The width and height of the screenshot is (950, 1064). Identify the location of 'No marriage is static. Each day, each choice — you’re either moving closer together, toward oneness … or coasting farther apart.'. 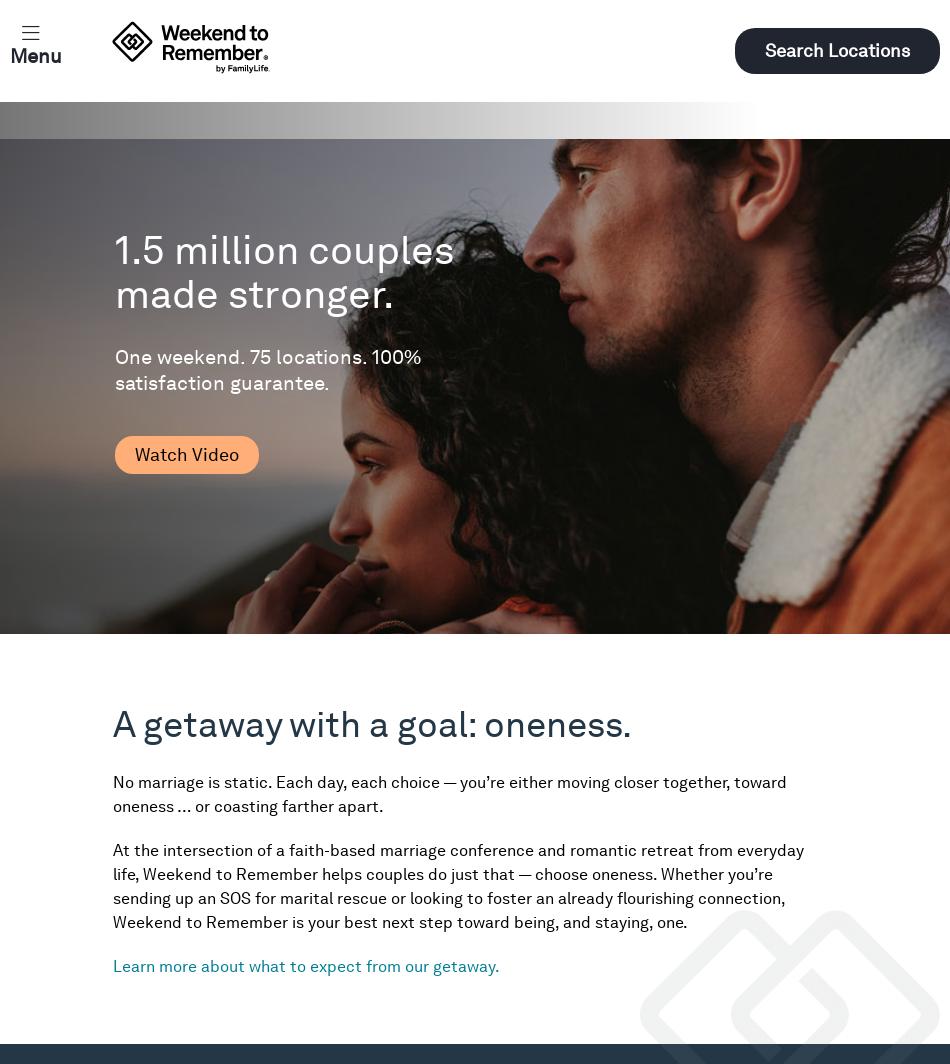
(449, 794).